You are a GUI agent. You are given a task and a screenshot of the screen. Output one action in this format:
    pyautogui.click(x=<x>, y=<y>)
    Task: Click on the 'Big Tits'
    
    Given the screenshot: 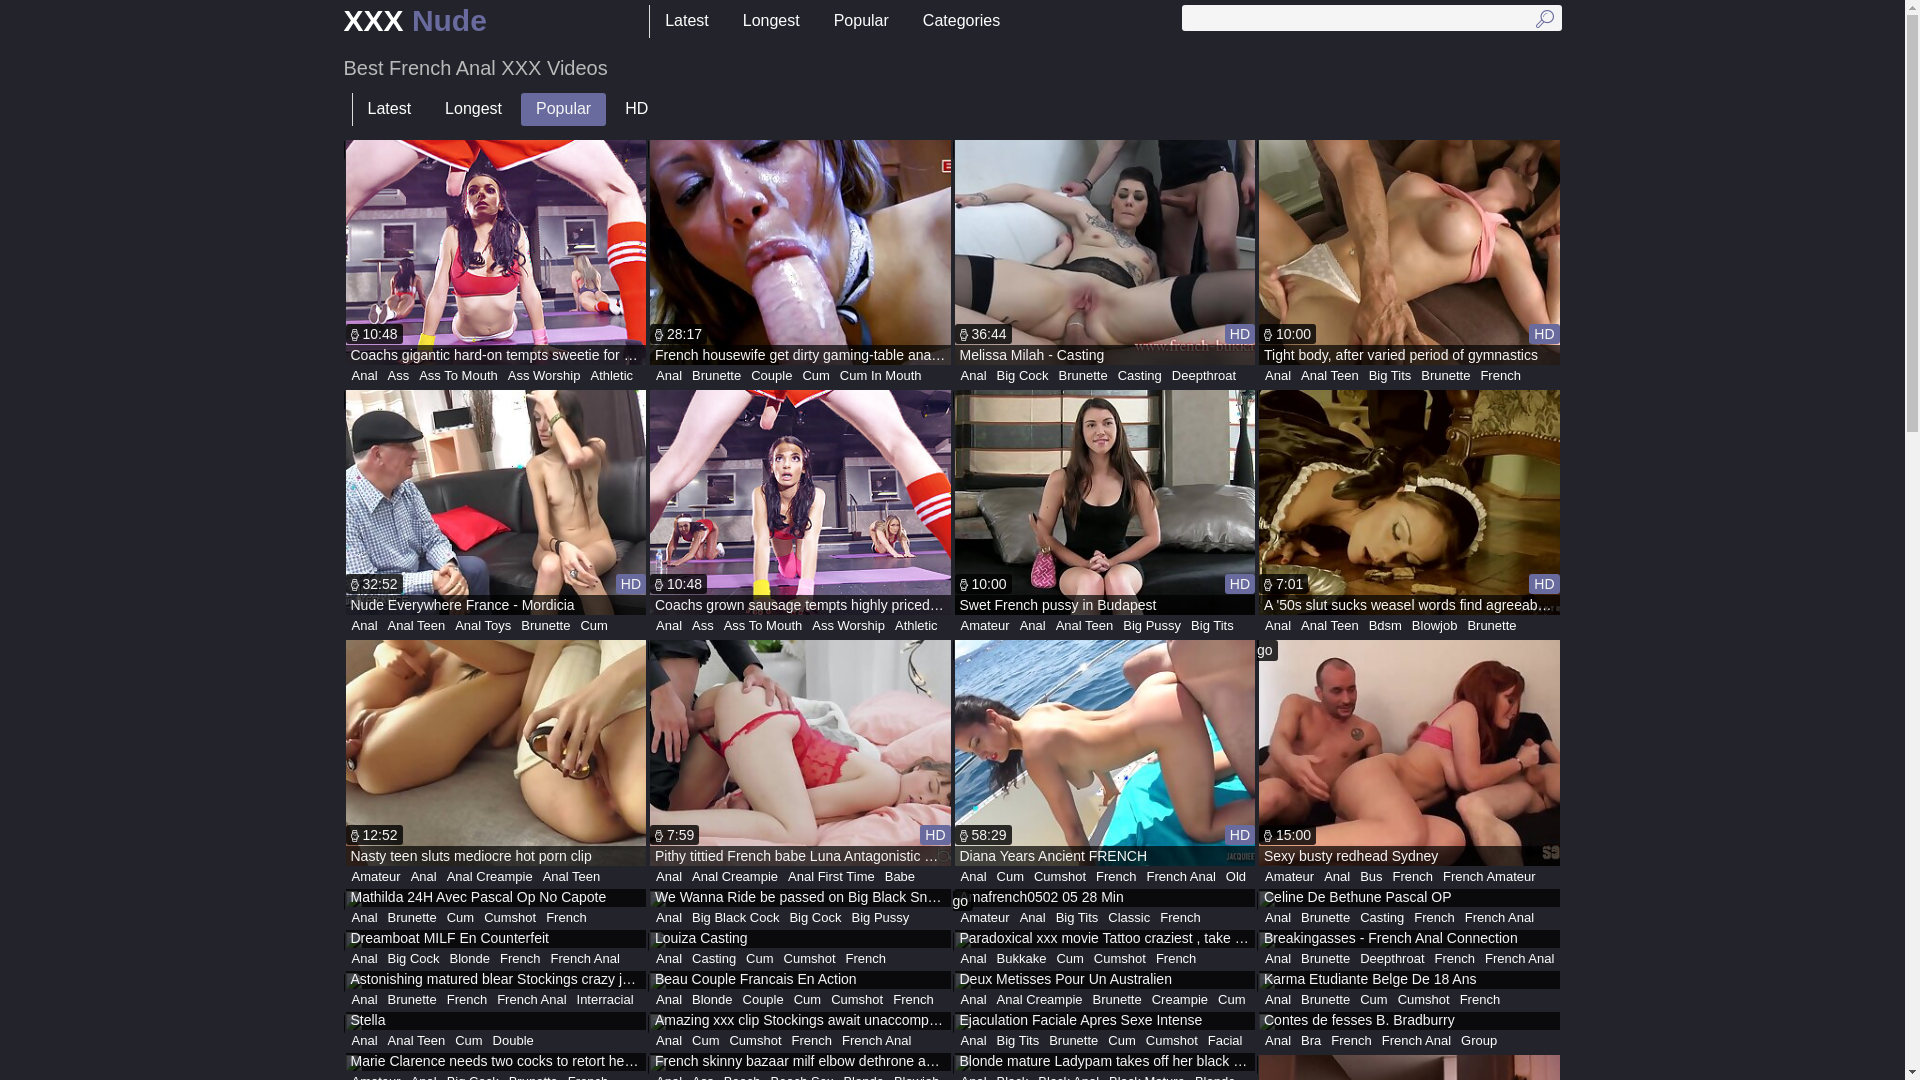 What is the action you would take?
    pyautogui.click(x=1389, y=375)
    